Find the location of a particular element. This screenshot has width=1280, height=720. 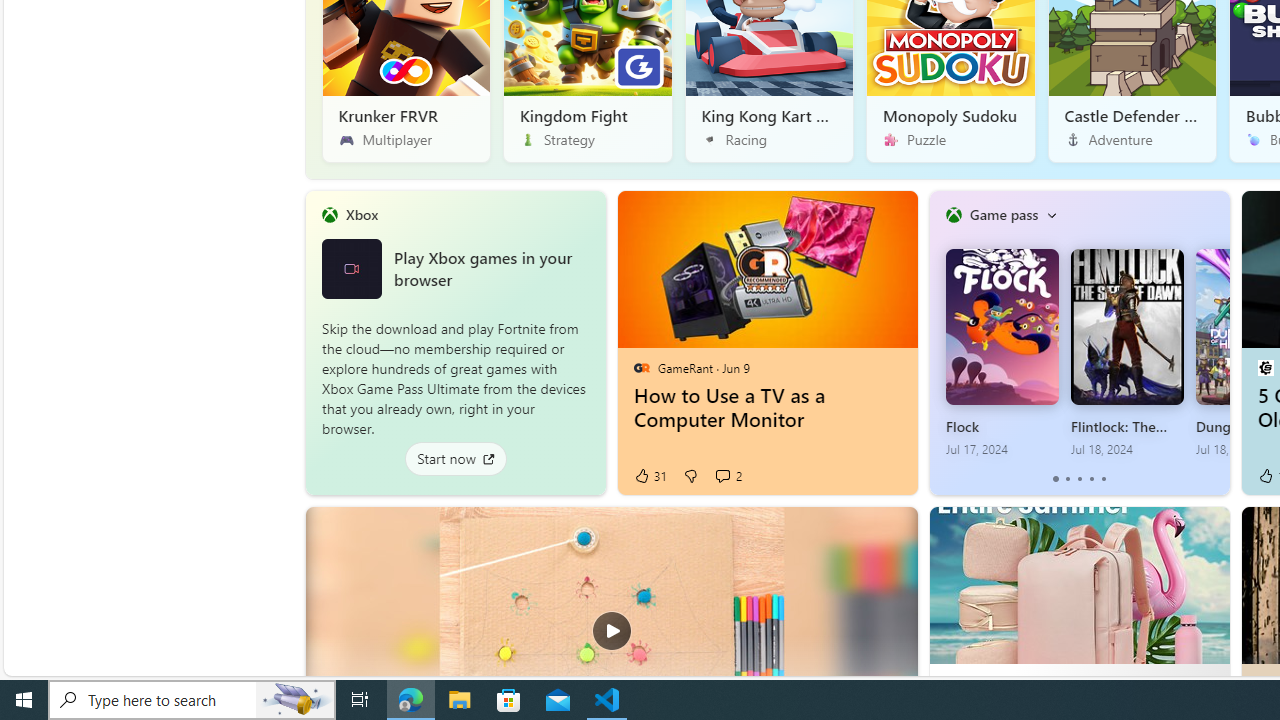

'Flintlock: The Siege of Dawn Jul 18, 2024' is located at coordinates (1127, 352).